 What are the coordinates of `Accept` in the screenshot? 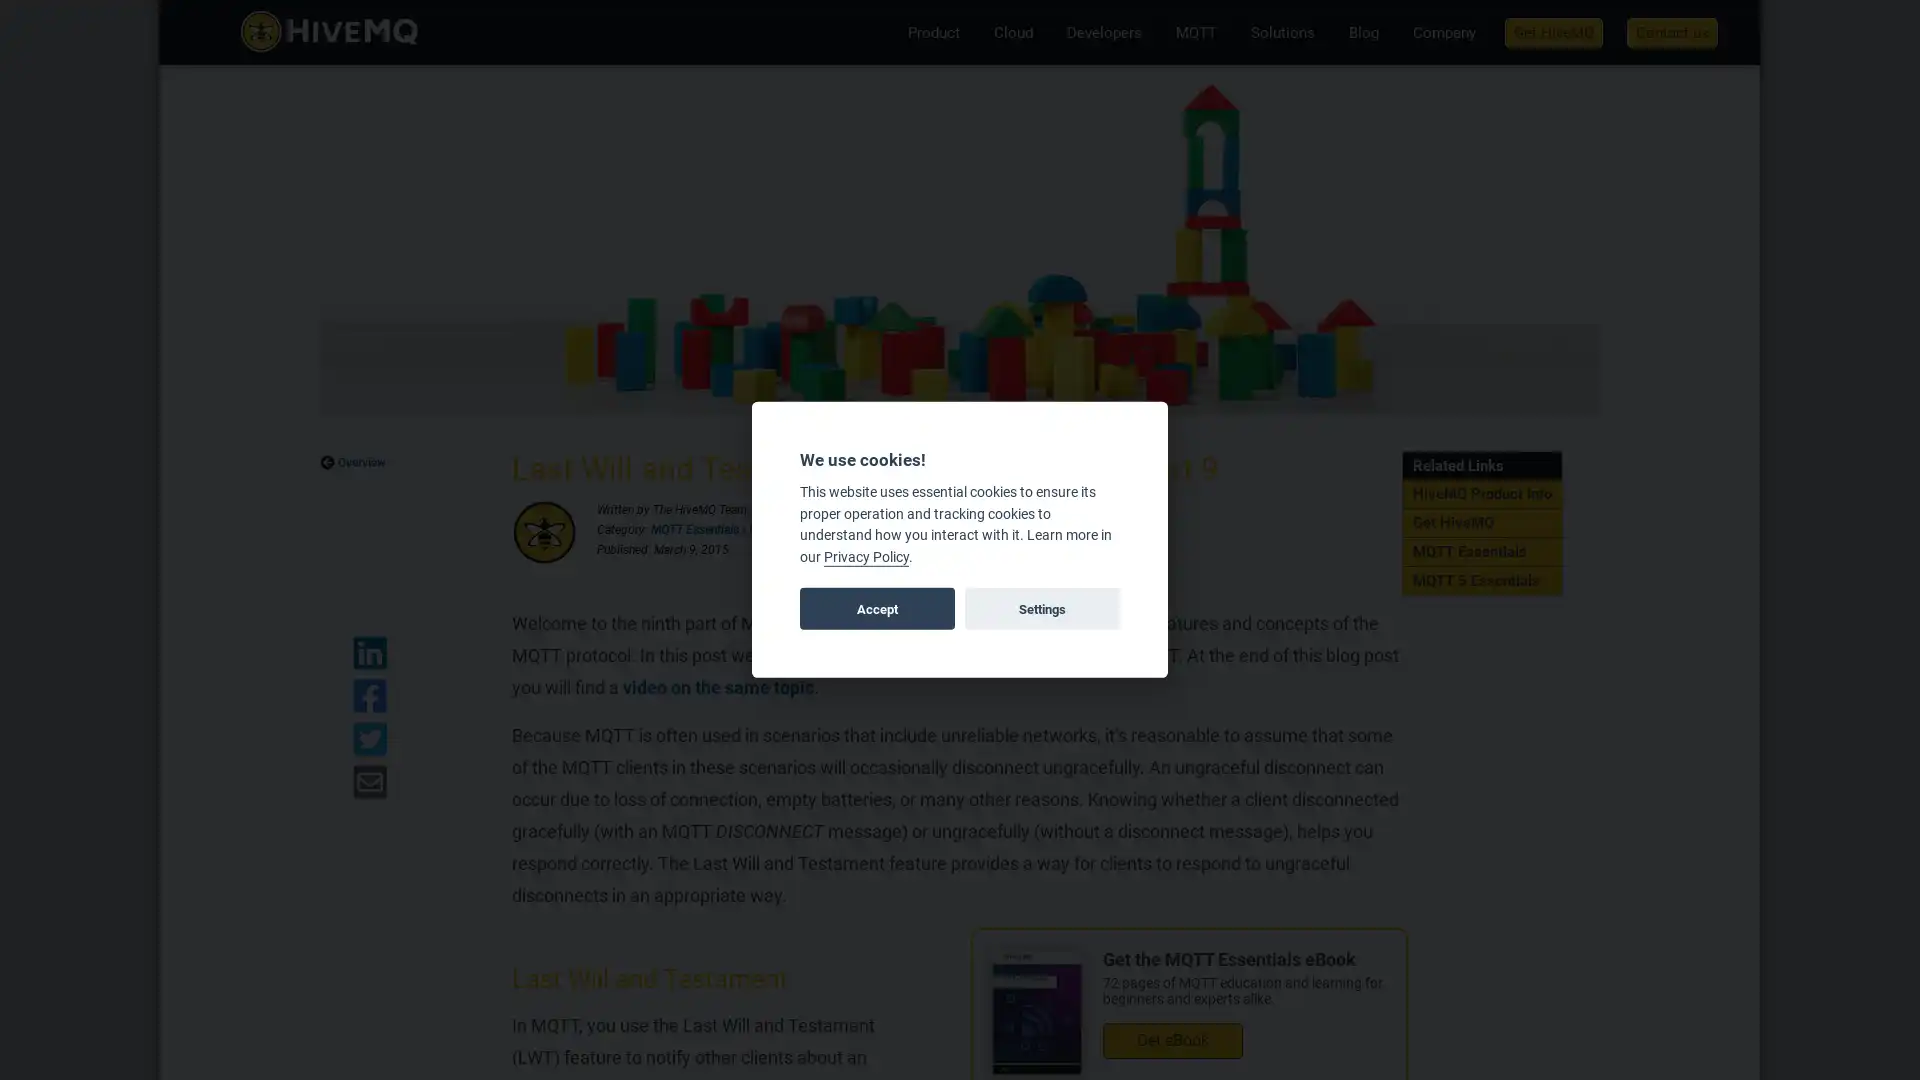 It's located at (877, 608).